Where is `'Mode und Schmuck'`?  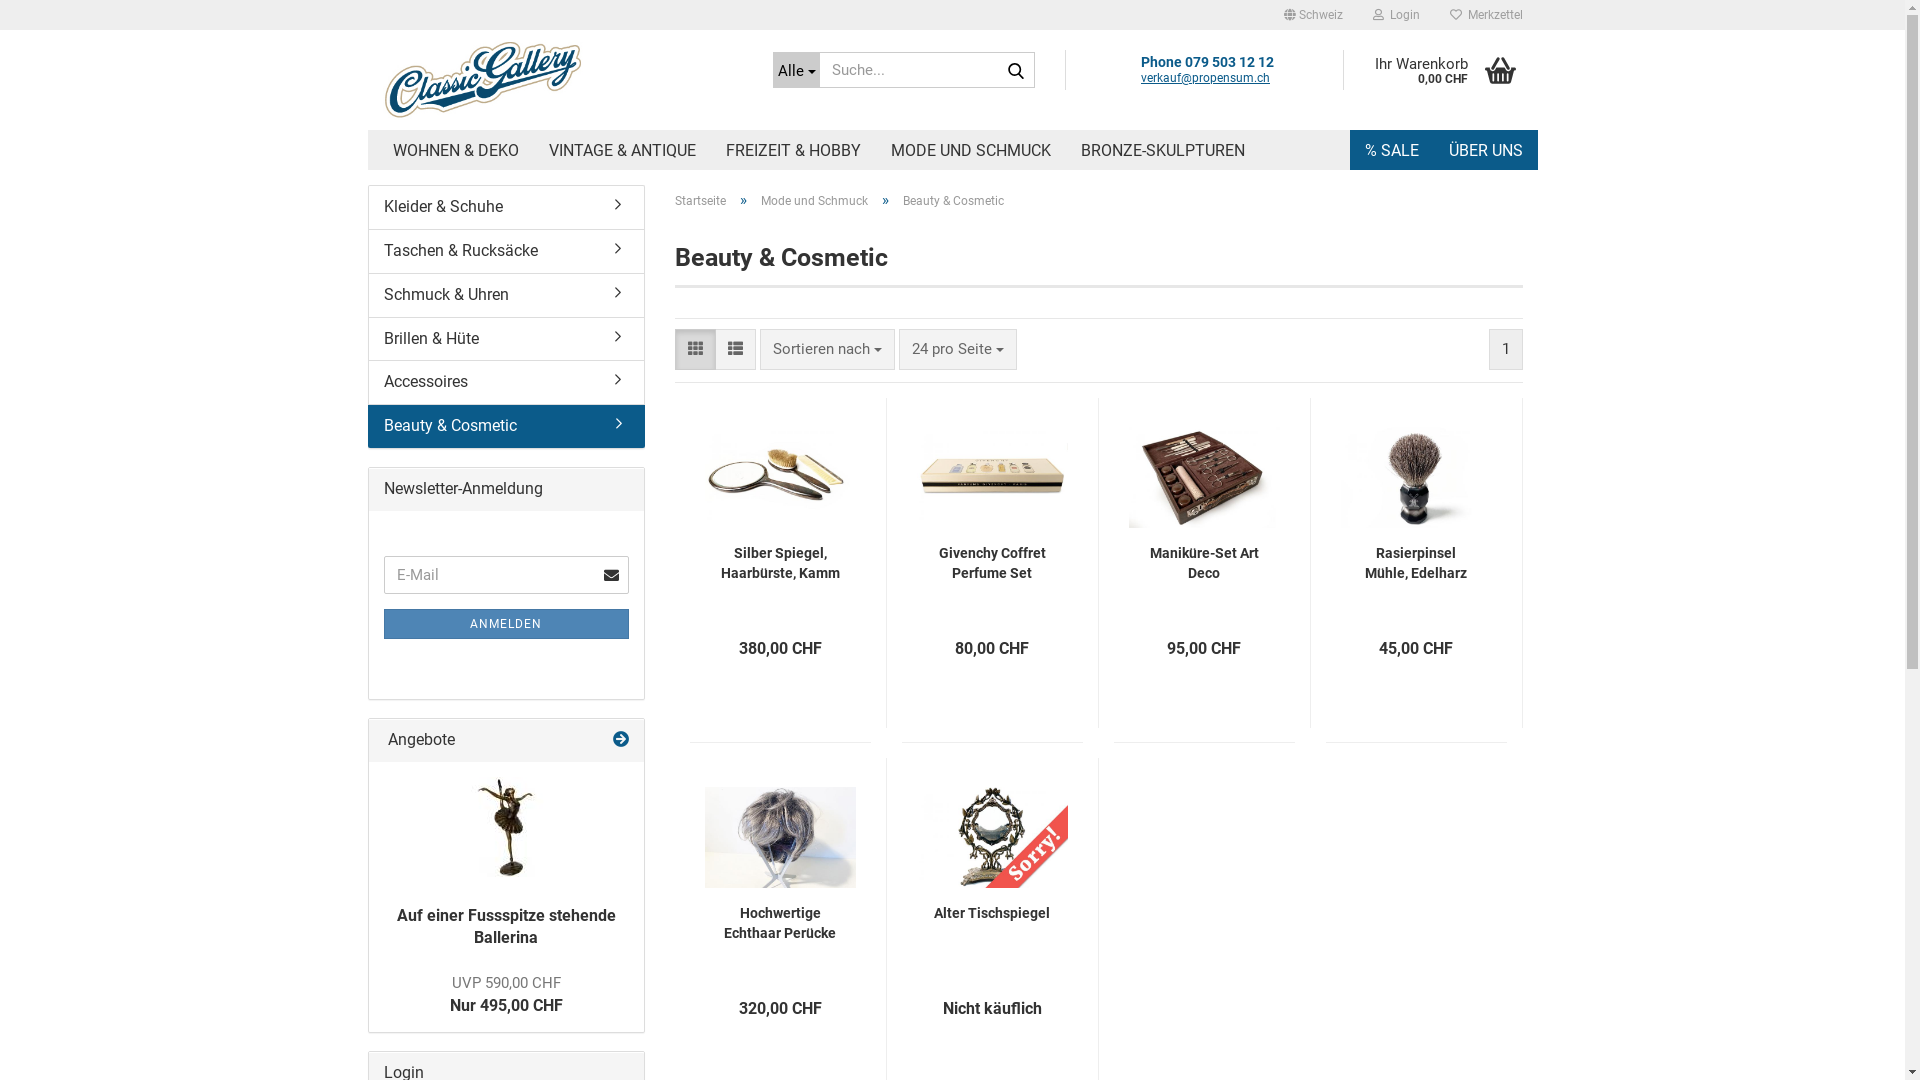
'Mode und Schmuck' is located at coordinates (760, 200).